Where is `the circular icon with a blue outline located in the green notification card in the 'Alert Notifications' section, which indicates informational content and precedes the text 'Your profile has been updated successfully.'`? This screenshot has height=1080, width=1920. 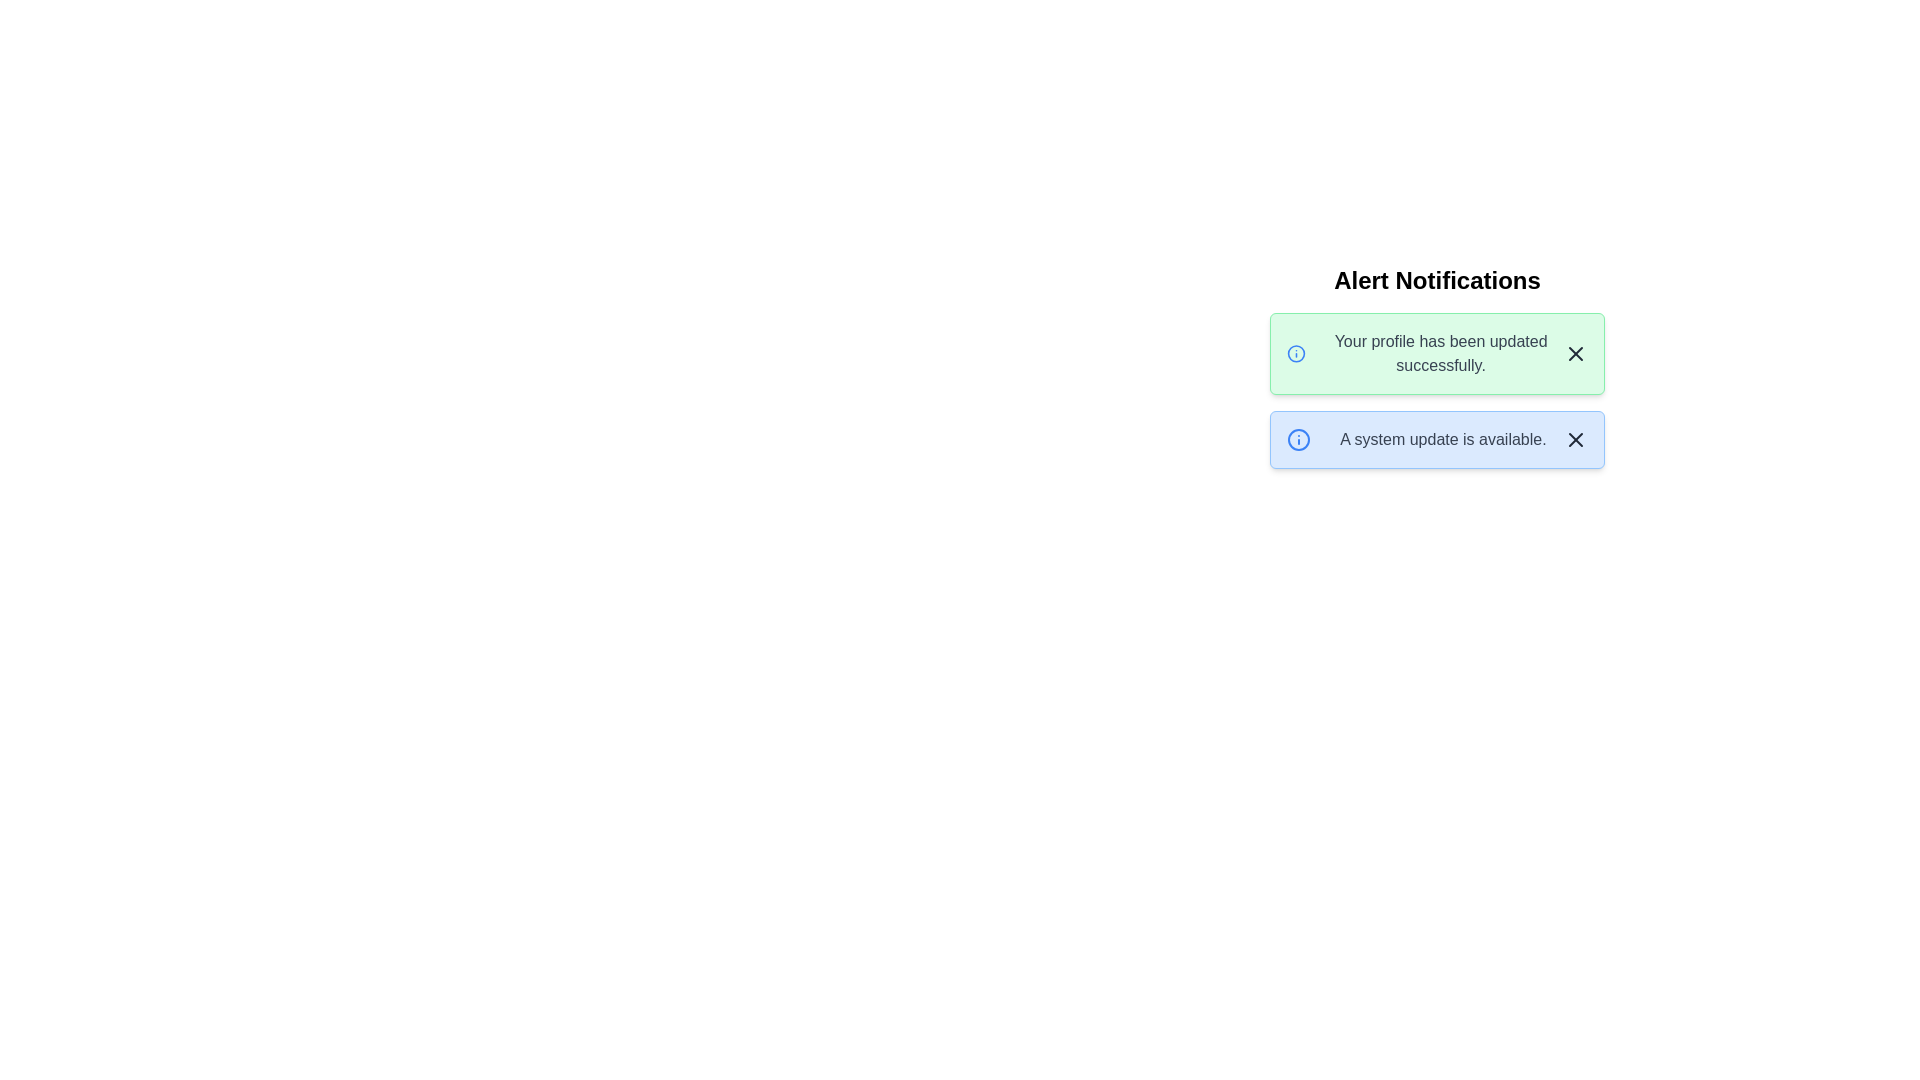
the circular icon with a blue outline located in the green notification card in the 'Alert Notifications' section, which indicates informational content and precedes the text 'Your profile has been updated successfully.' is located at coordinates (1296, 353).